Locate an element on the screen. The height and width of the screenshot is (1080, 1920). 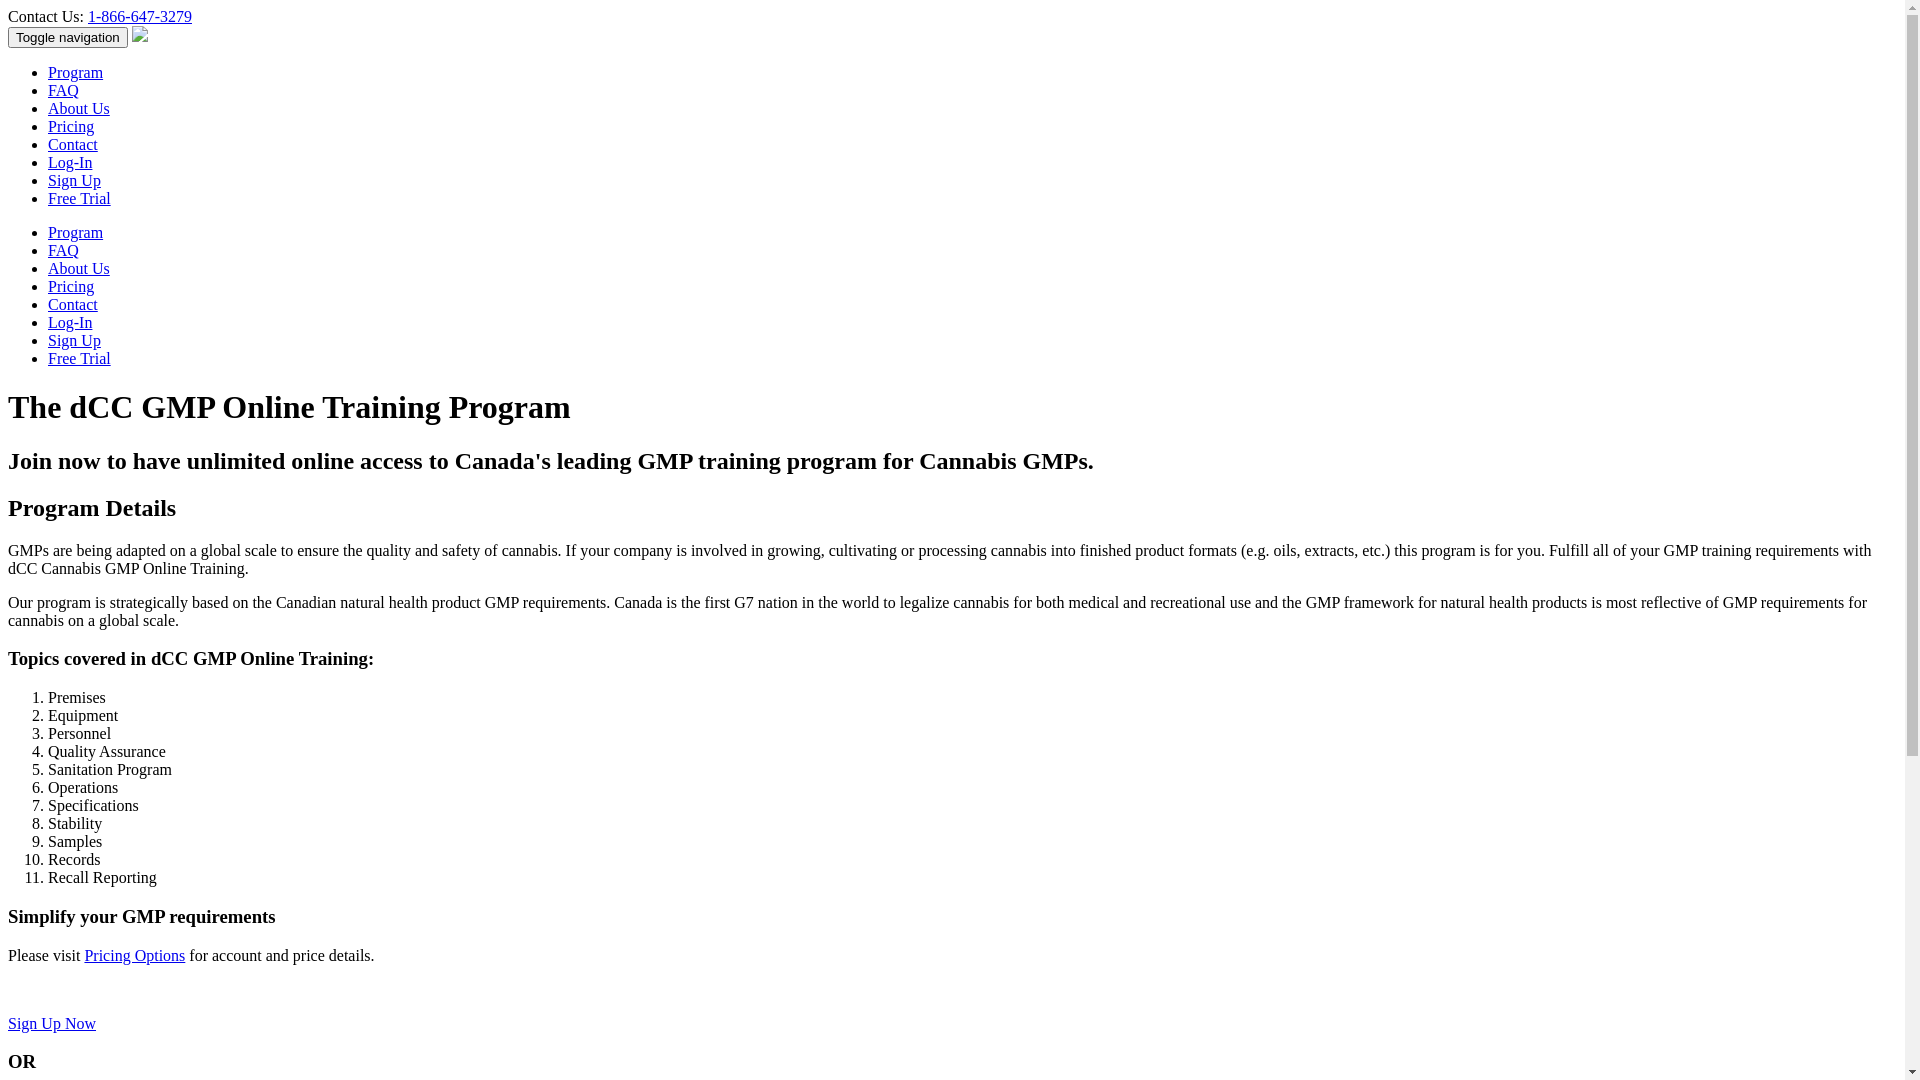
'Log-In' is located at coordinates (70, 321).